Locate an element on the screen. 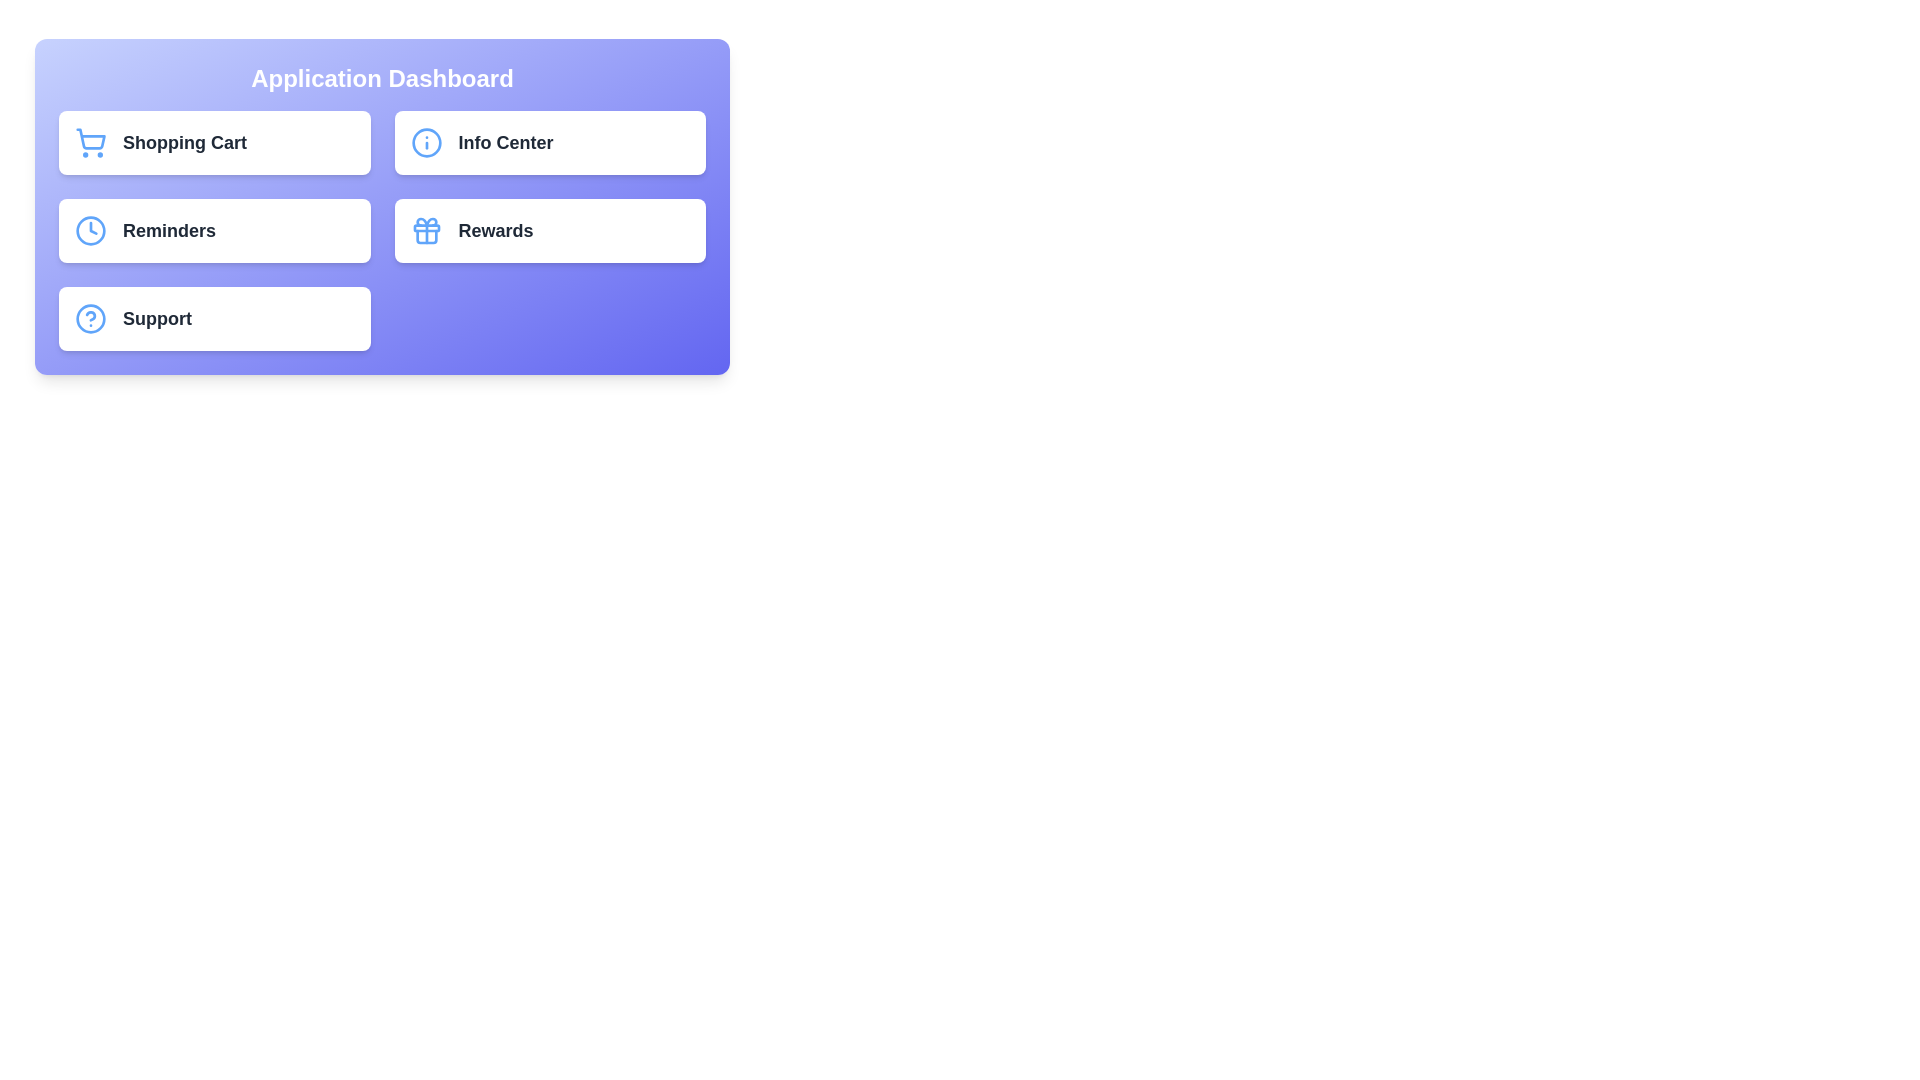 This screenshot has height=1080, width=1920. the 'Reminders' text label is located at coordinates (169, 230).